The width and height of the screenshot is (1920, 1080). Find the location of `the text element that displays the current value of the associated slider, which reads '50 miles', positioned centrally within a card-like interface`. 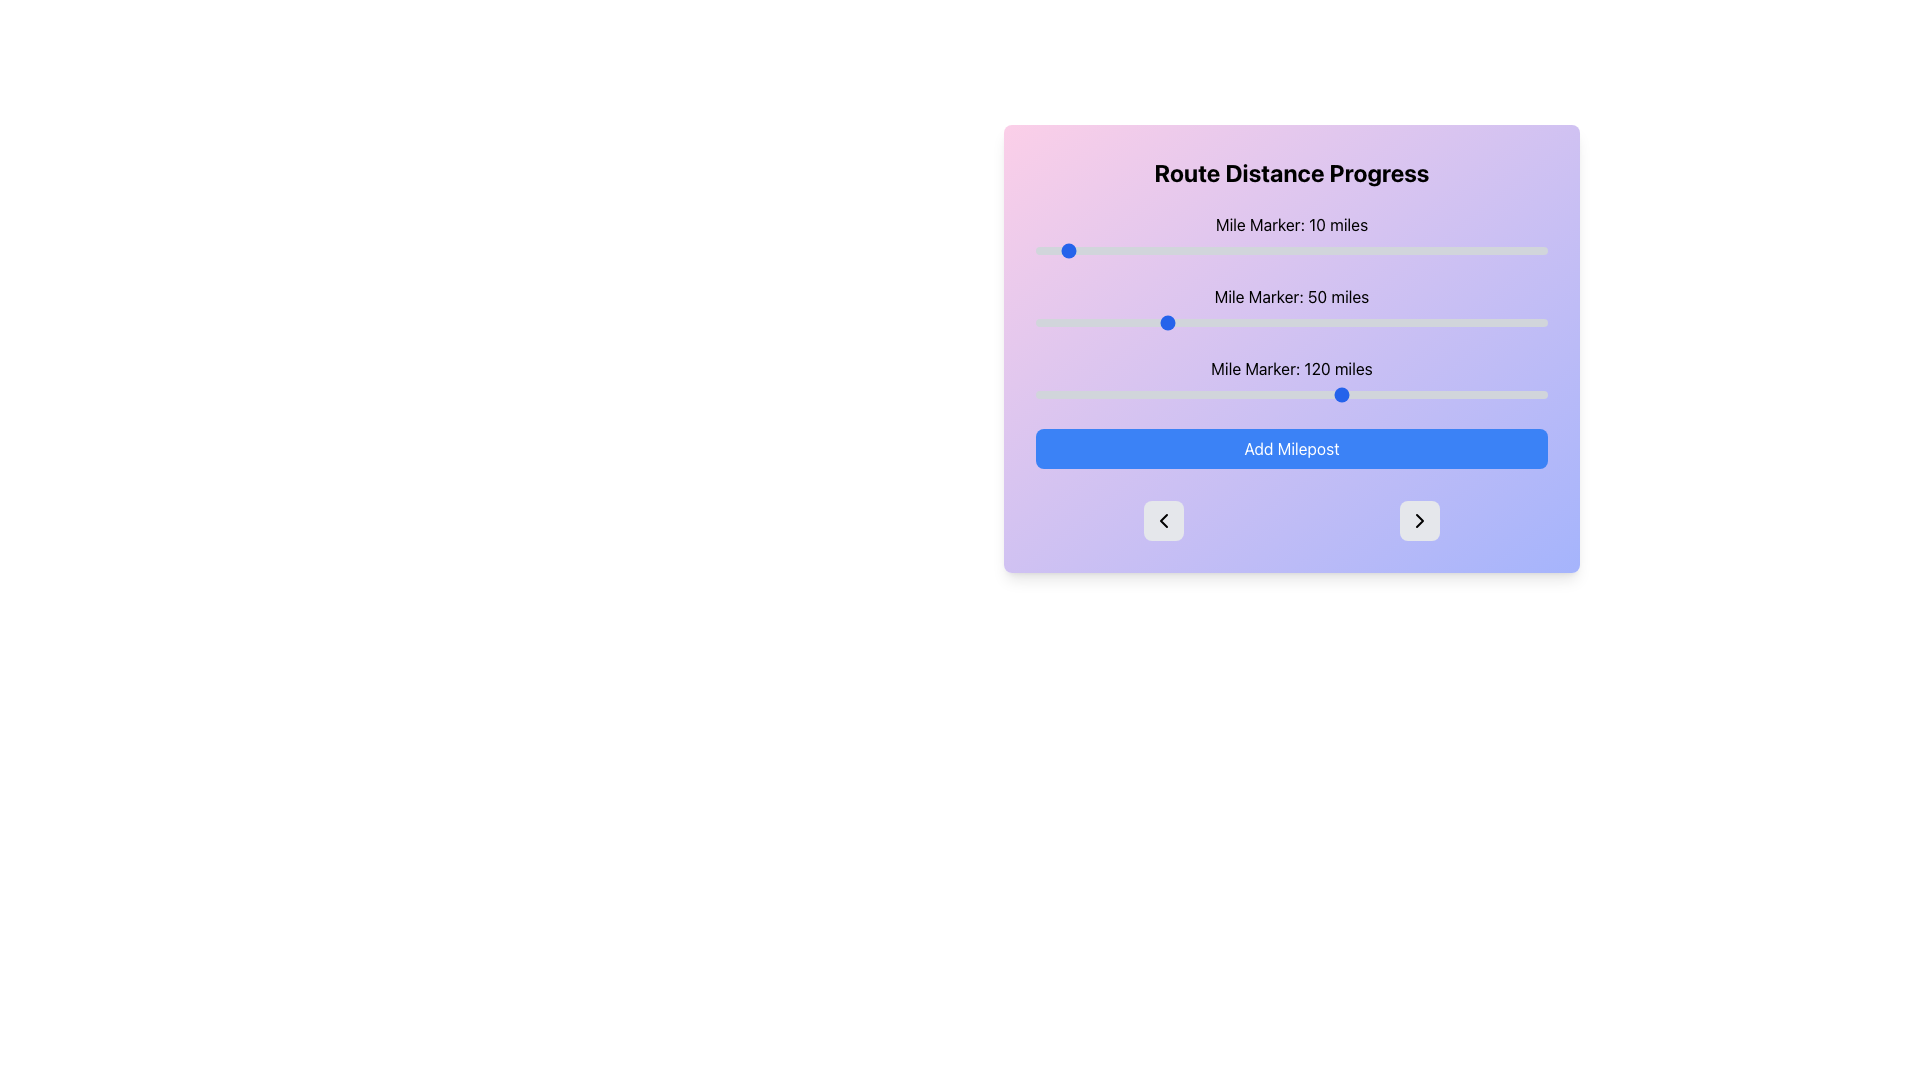

the text element that displays the current value of the associated slider, which reads '50 miles', positioned centrally within a card-like interface is located at coordinates (1291, 297).